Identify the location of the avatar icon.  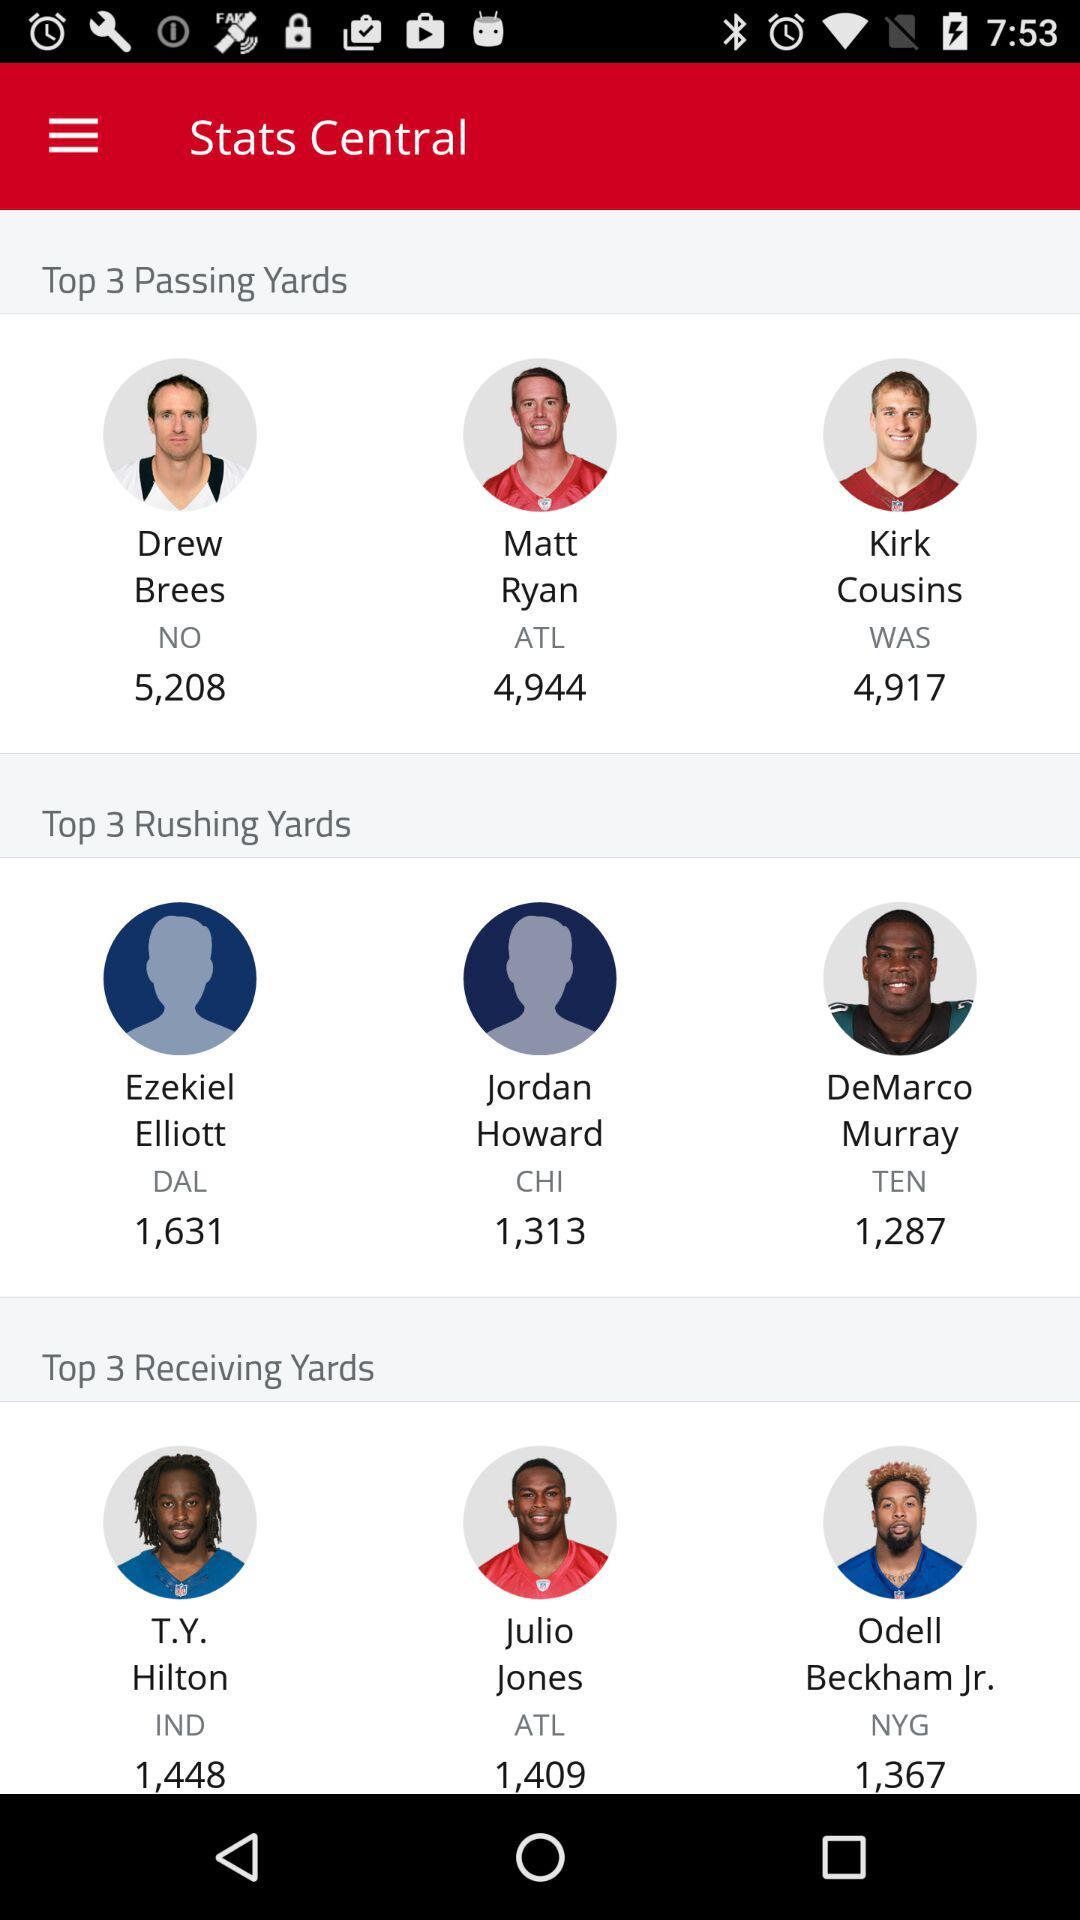
(898, 464).